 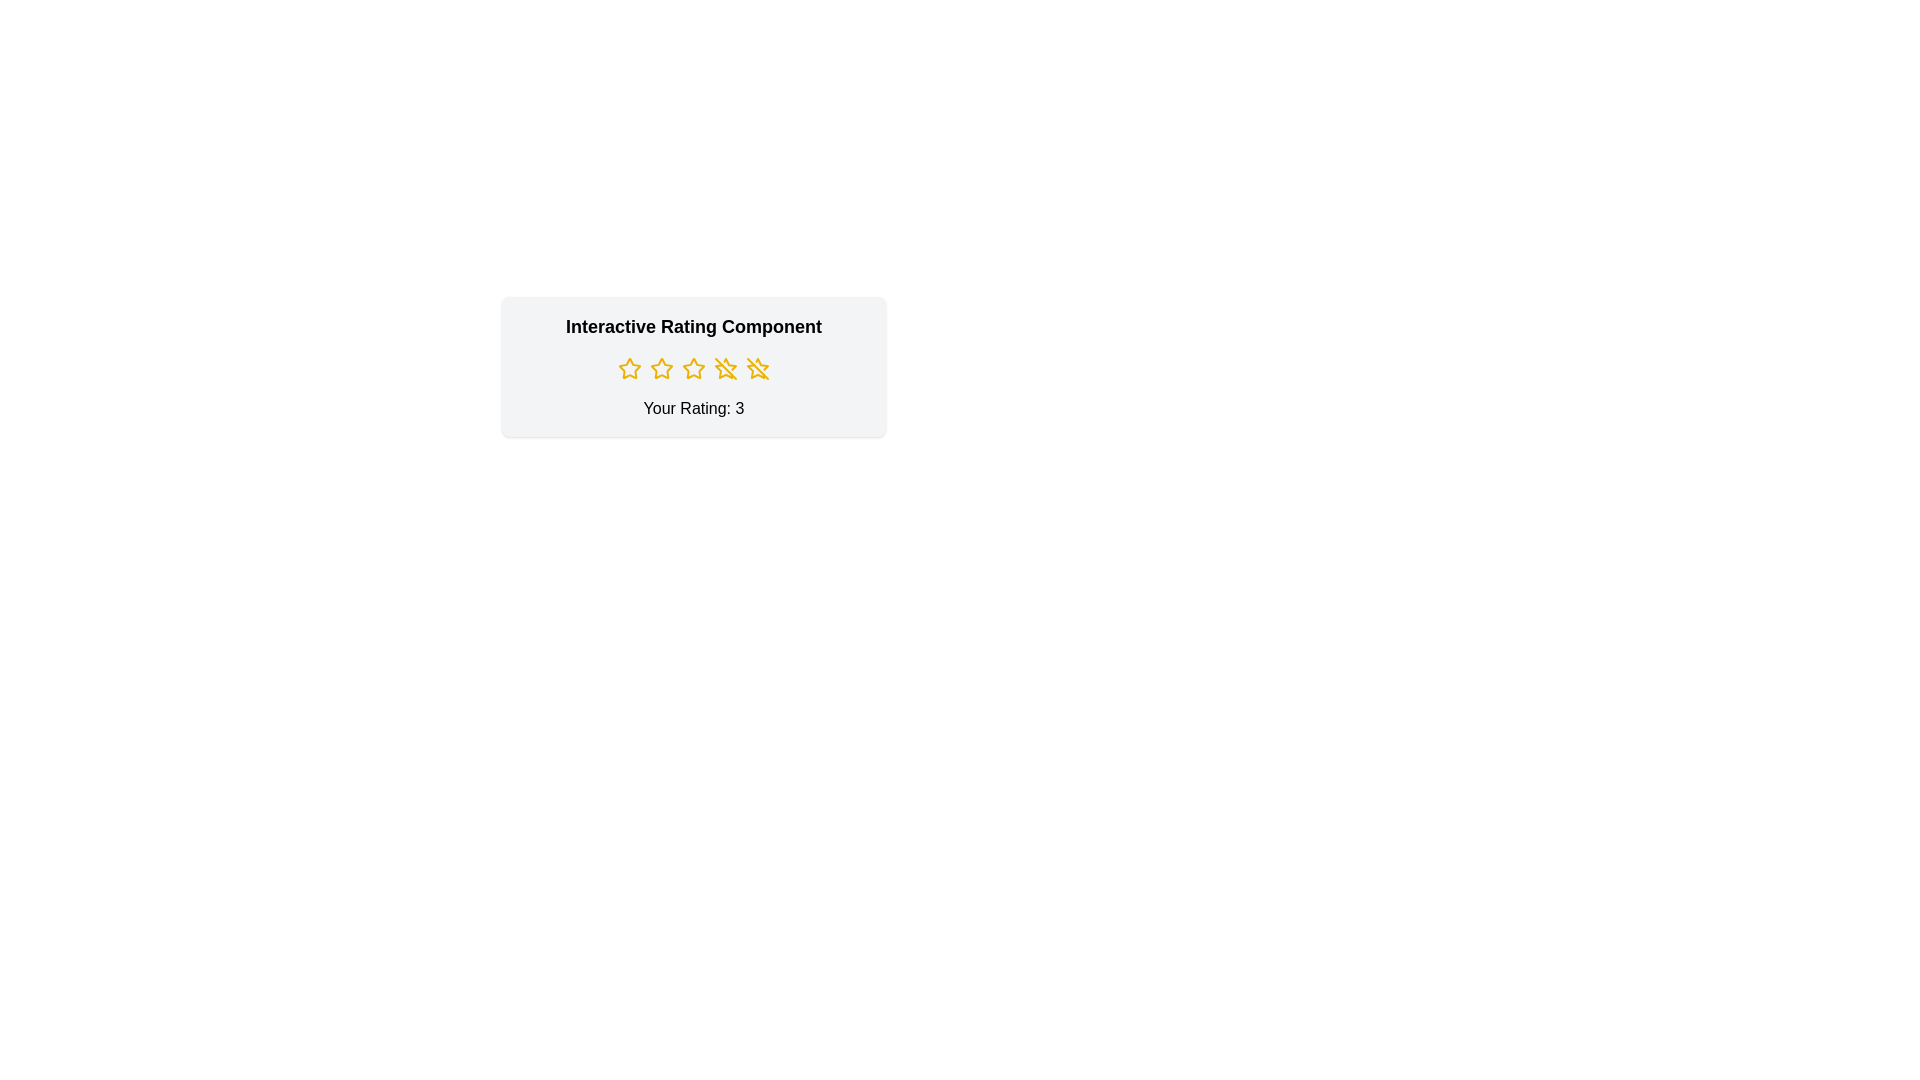 I want to click on the star corresponding to the desired rating 2, so click(x=662, y=369).